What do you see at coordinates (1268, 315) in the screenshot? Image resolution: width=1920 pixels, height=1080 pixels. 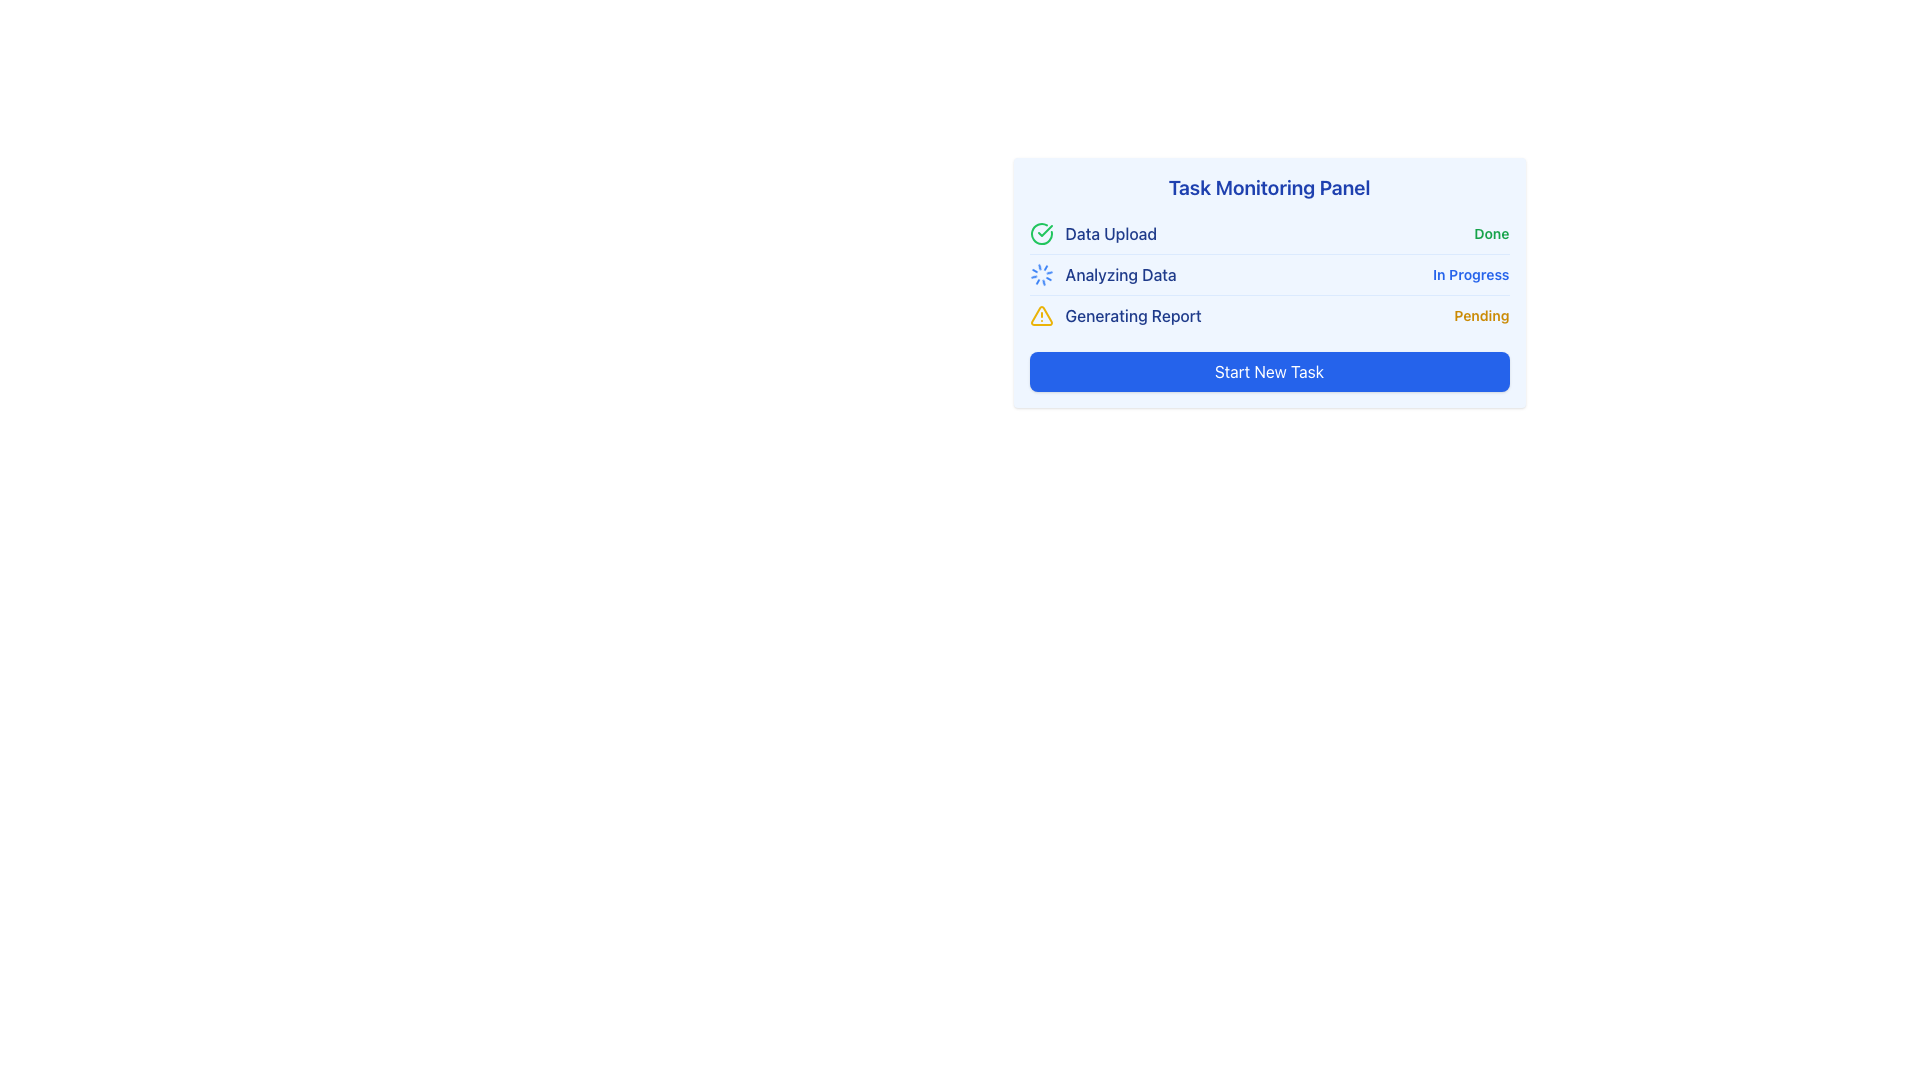 I see `task name and status of the ongoing 'Generating Report' task, which is the third item in the task monitoring interface` at bounding box center [1268, 315].